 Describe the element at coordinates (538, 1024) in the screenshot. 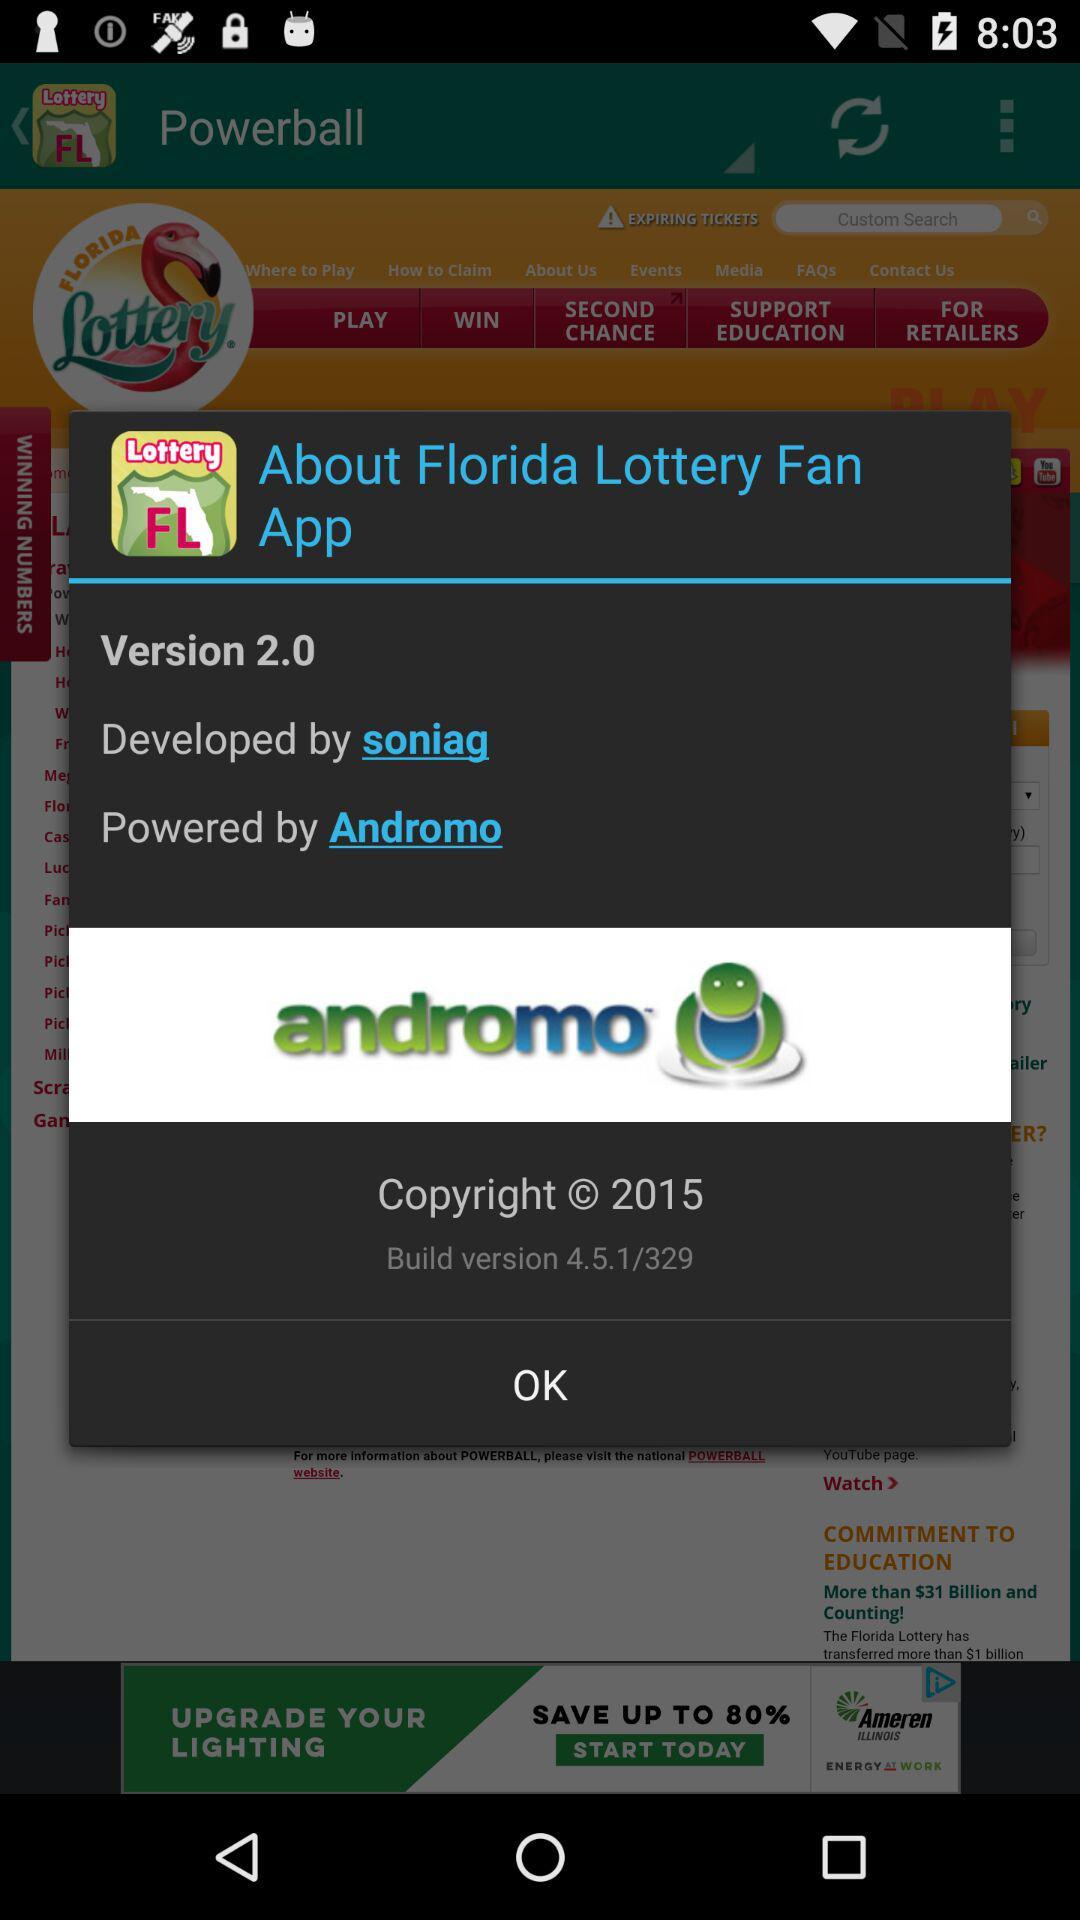

I see `click for website` at that location.